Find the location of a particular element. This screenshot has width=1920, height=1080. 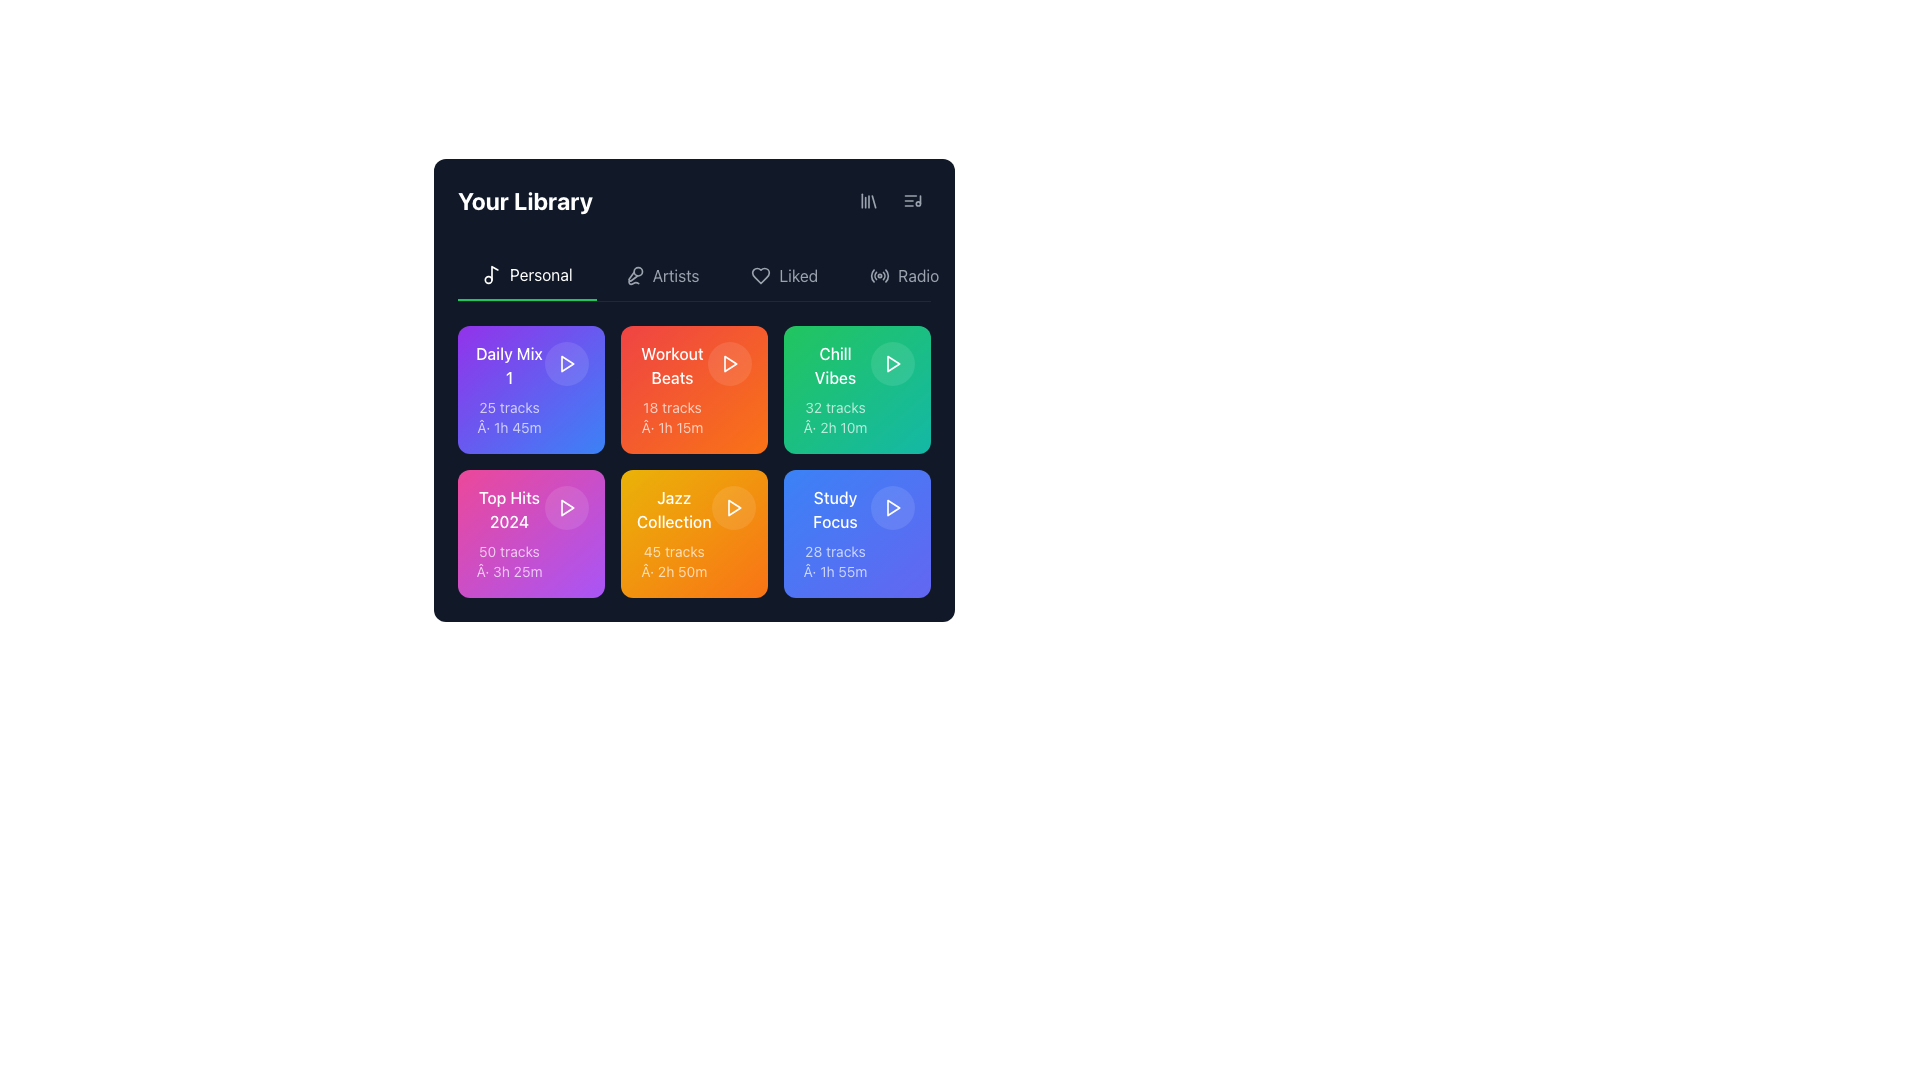

the first navigation button in the top-right section of the interface is located at coordinates (868, 200).